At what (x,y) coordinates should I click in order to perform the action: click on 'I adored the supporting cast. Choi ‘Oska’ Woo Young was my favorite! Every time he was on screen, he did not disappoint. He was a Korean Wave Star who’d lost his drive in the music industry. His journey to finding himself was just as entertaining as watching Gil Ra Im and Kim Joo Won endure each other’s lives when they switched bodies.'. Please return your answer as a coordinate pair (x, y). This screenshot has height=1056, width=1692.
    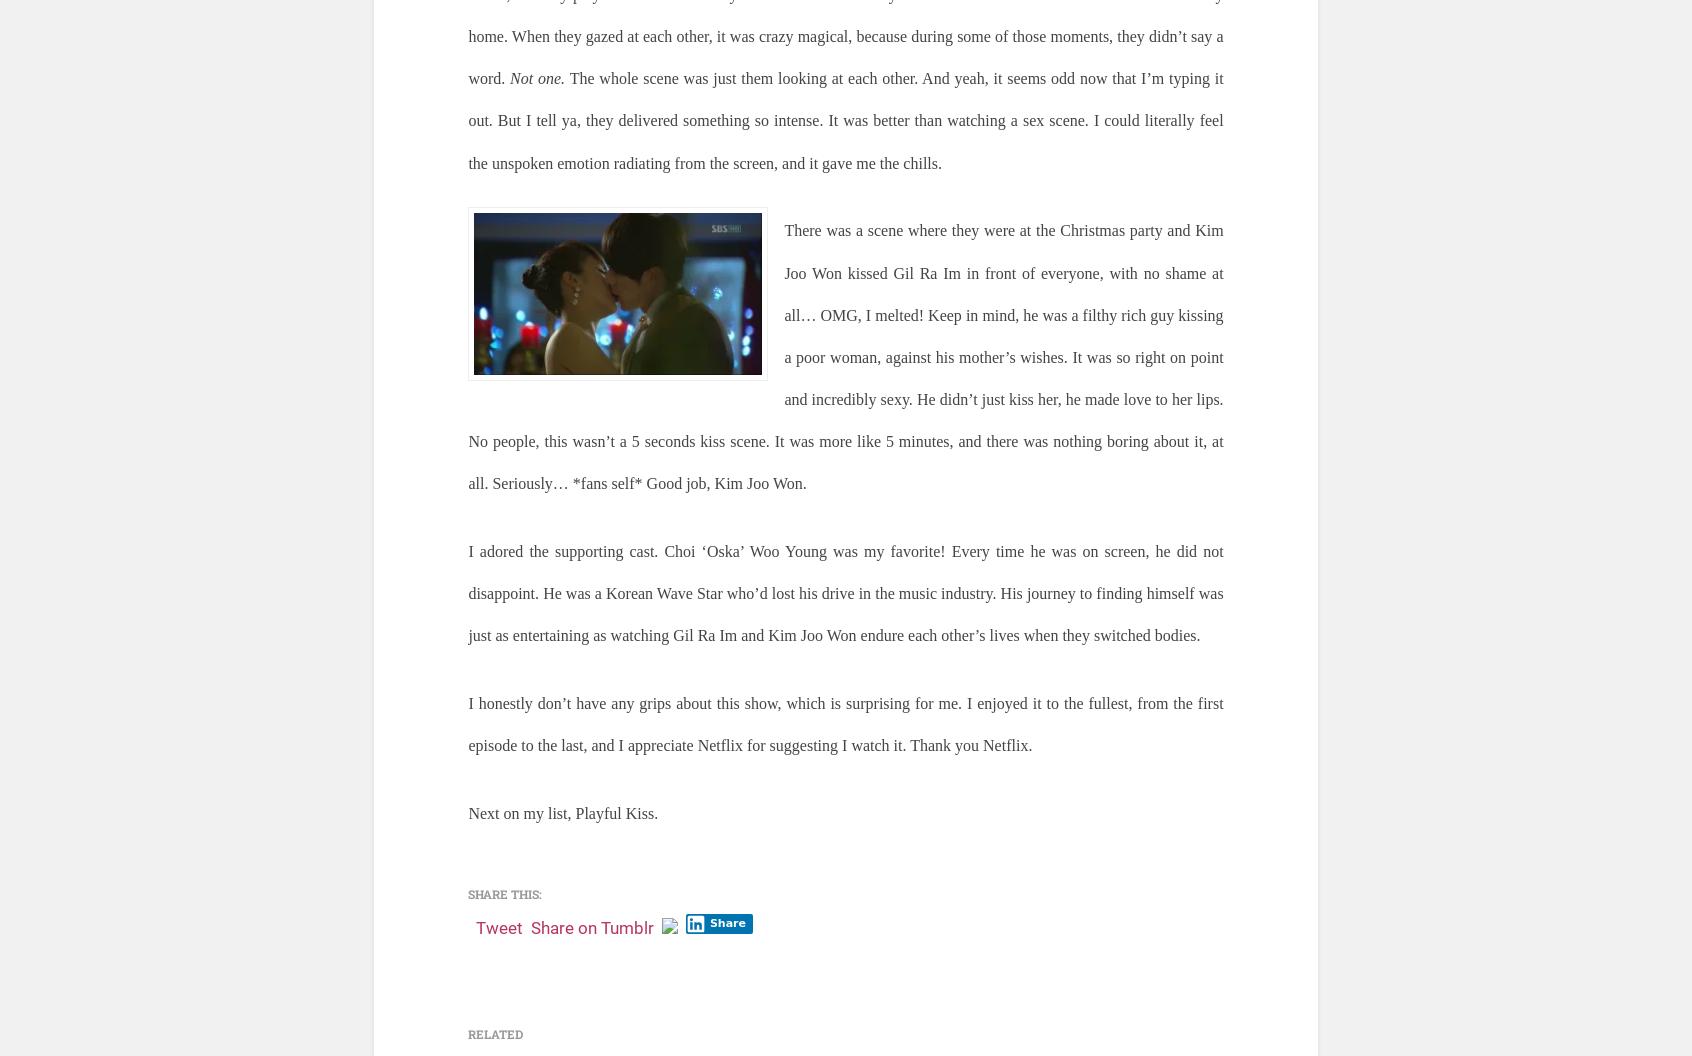
    Looking at the image, I should click on (845, 593).